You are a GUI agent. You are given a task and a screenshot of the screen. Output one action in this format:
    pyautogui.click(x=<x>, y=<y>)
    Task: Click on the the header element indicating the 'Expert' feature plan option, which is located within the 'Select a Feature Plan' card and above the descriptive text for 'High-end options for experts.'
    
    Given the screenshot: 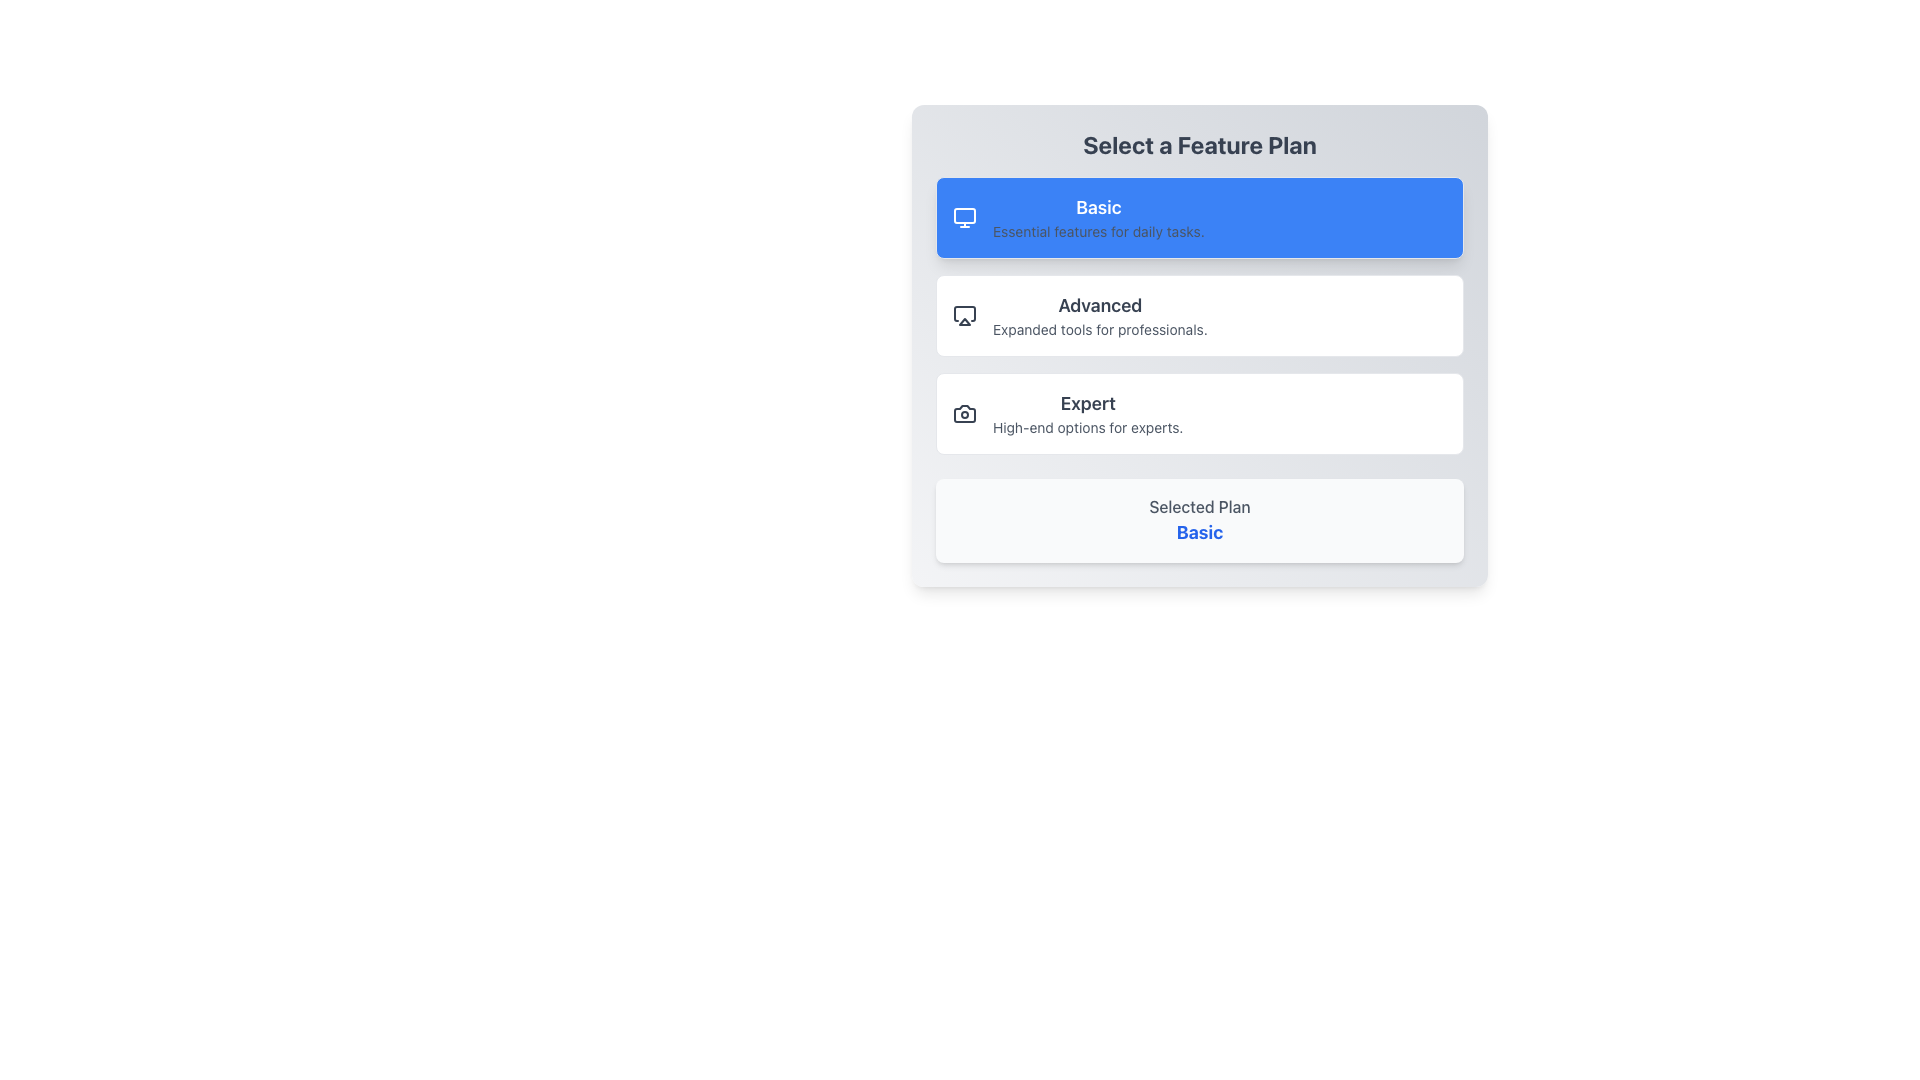 What is the action you would take?
    pyautogui.click(x=1087, y=404)
    